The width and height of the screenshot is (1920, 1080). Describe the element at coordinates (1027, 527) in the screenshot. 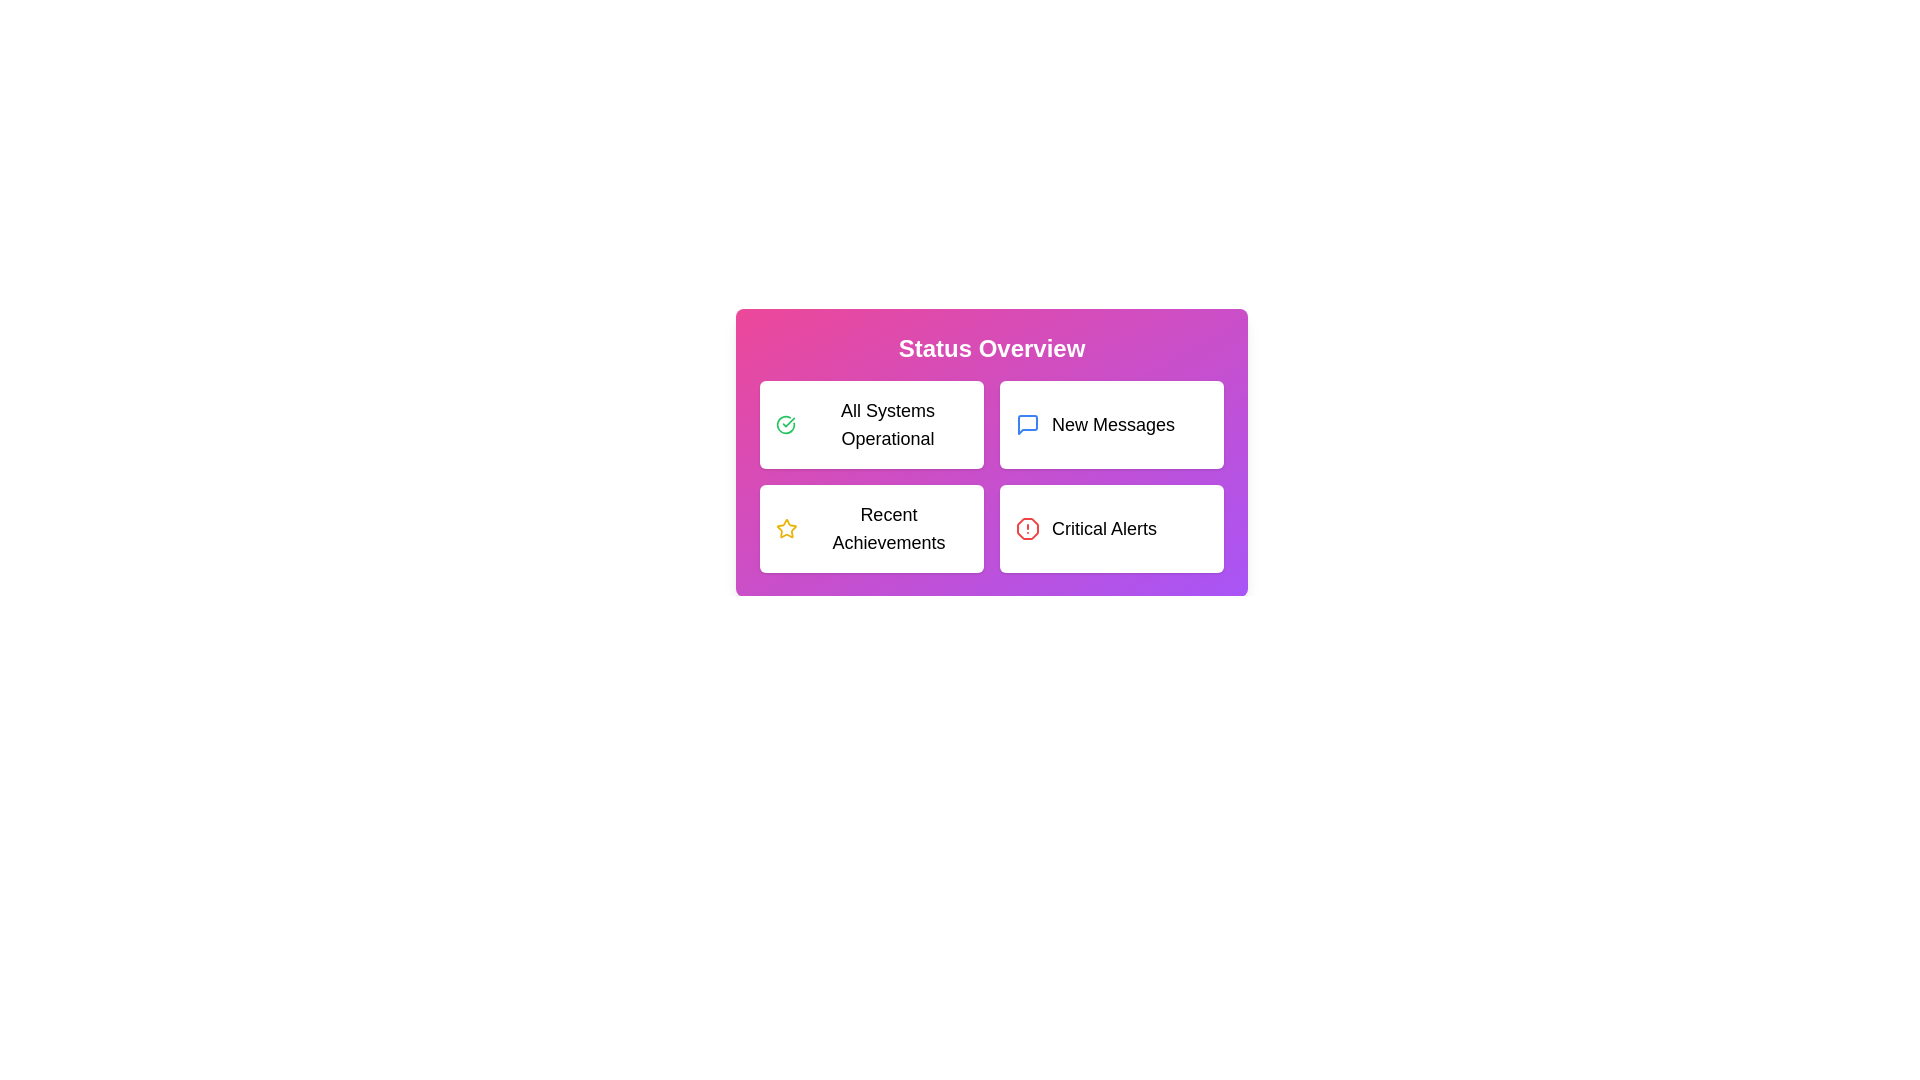

I see `the critical alert icon located in the lower-right quadrant of the grid under 'Status Overview' to interpret the alert status` at that location.